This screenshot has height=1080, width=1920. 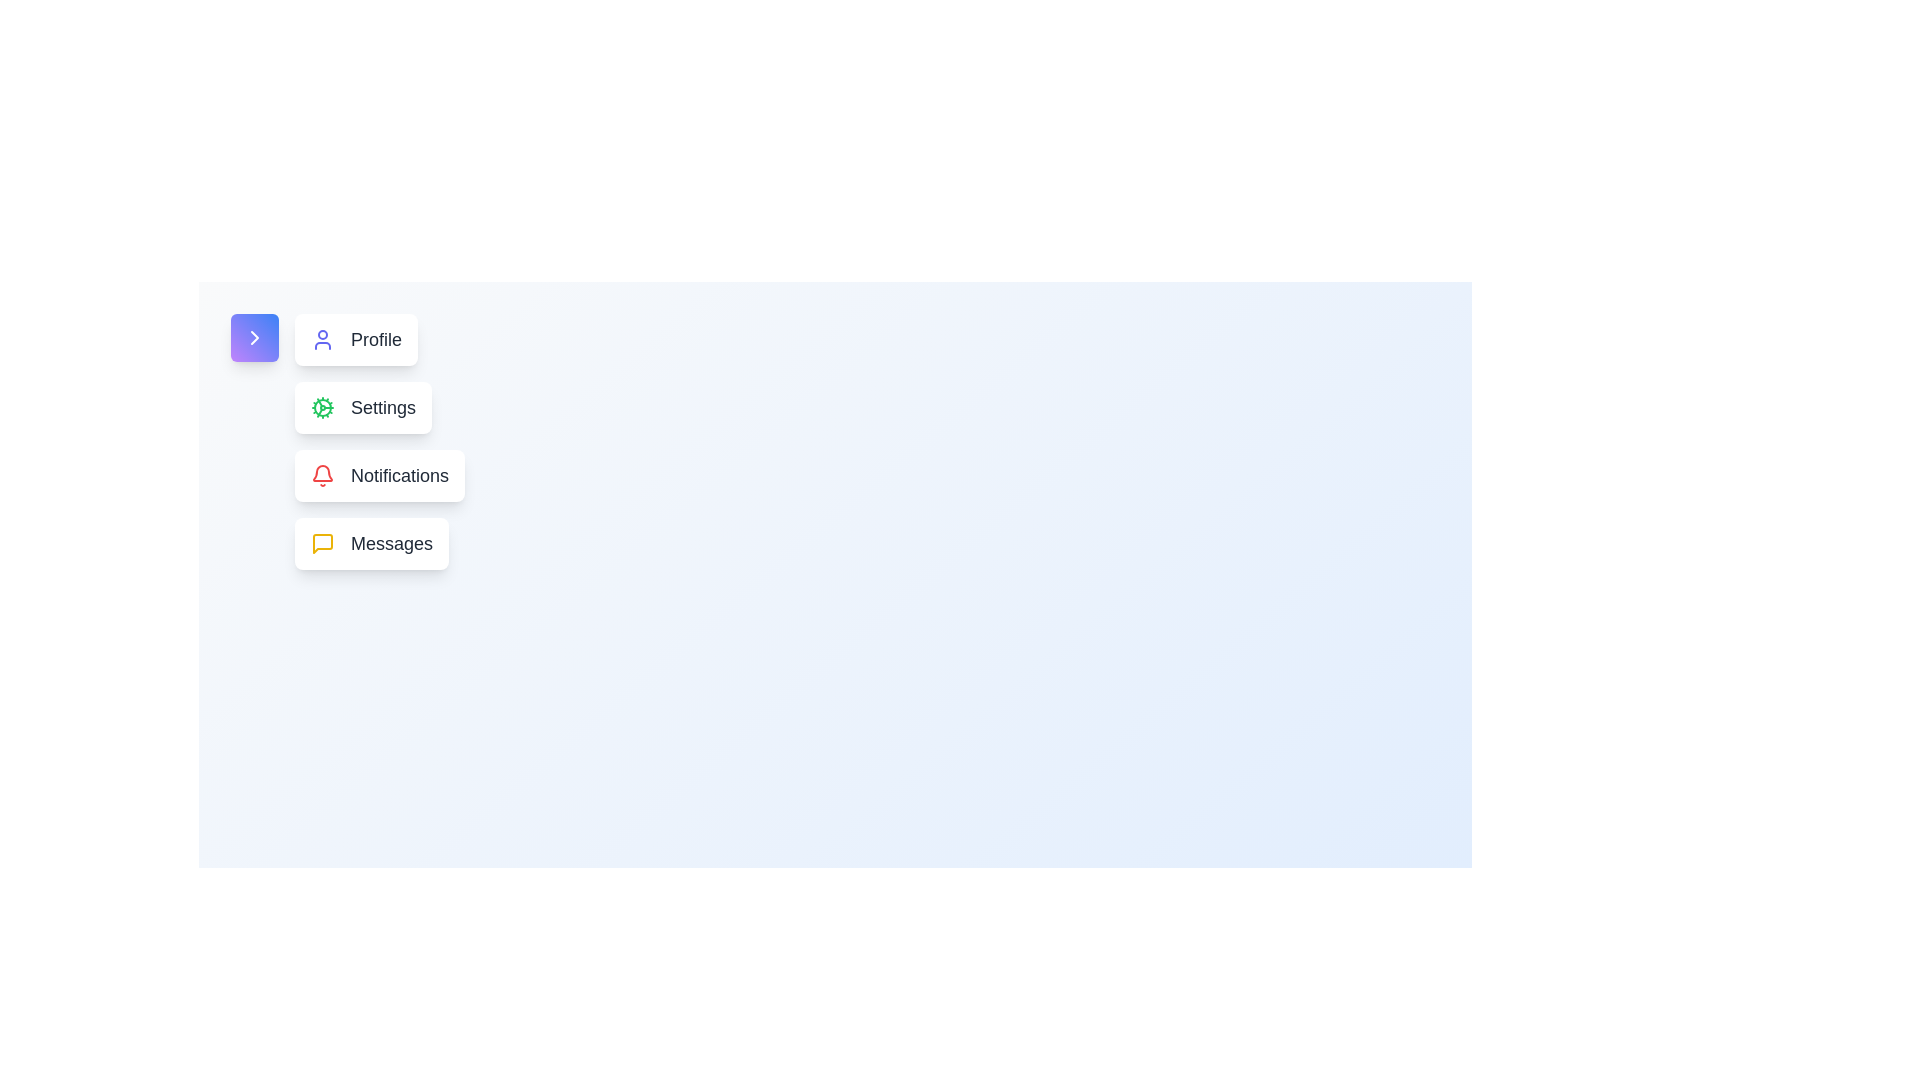 What do you see at coordinates (363, 407) in the screenshot?
I see `'Settings' button` at bounding box center [363, 407].